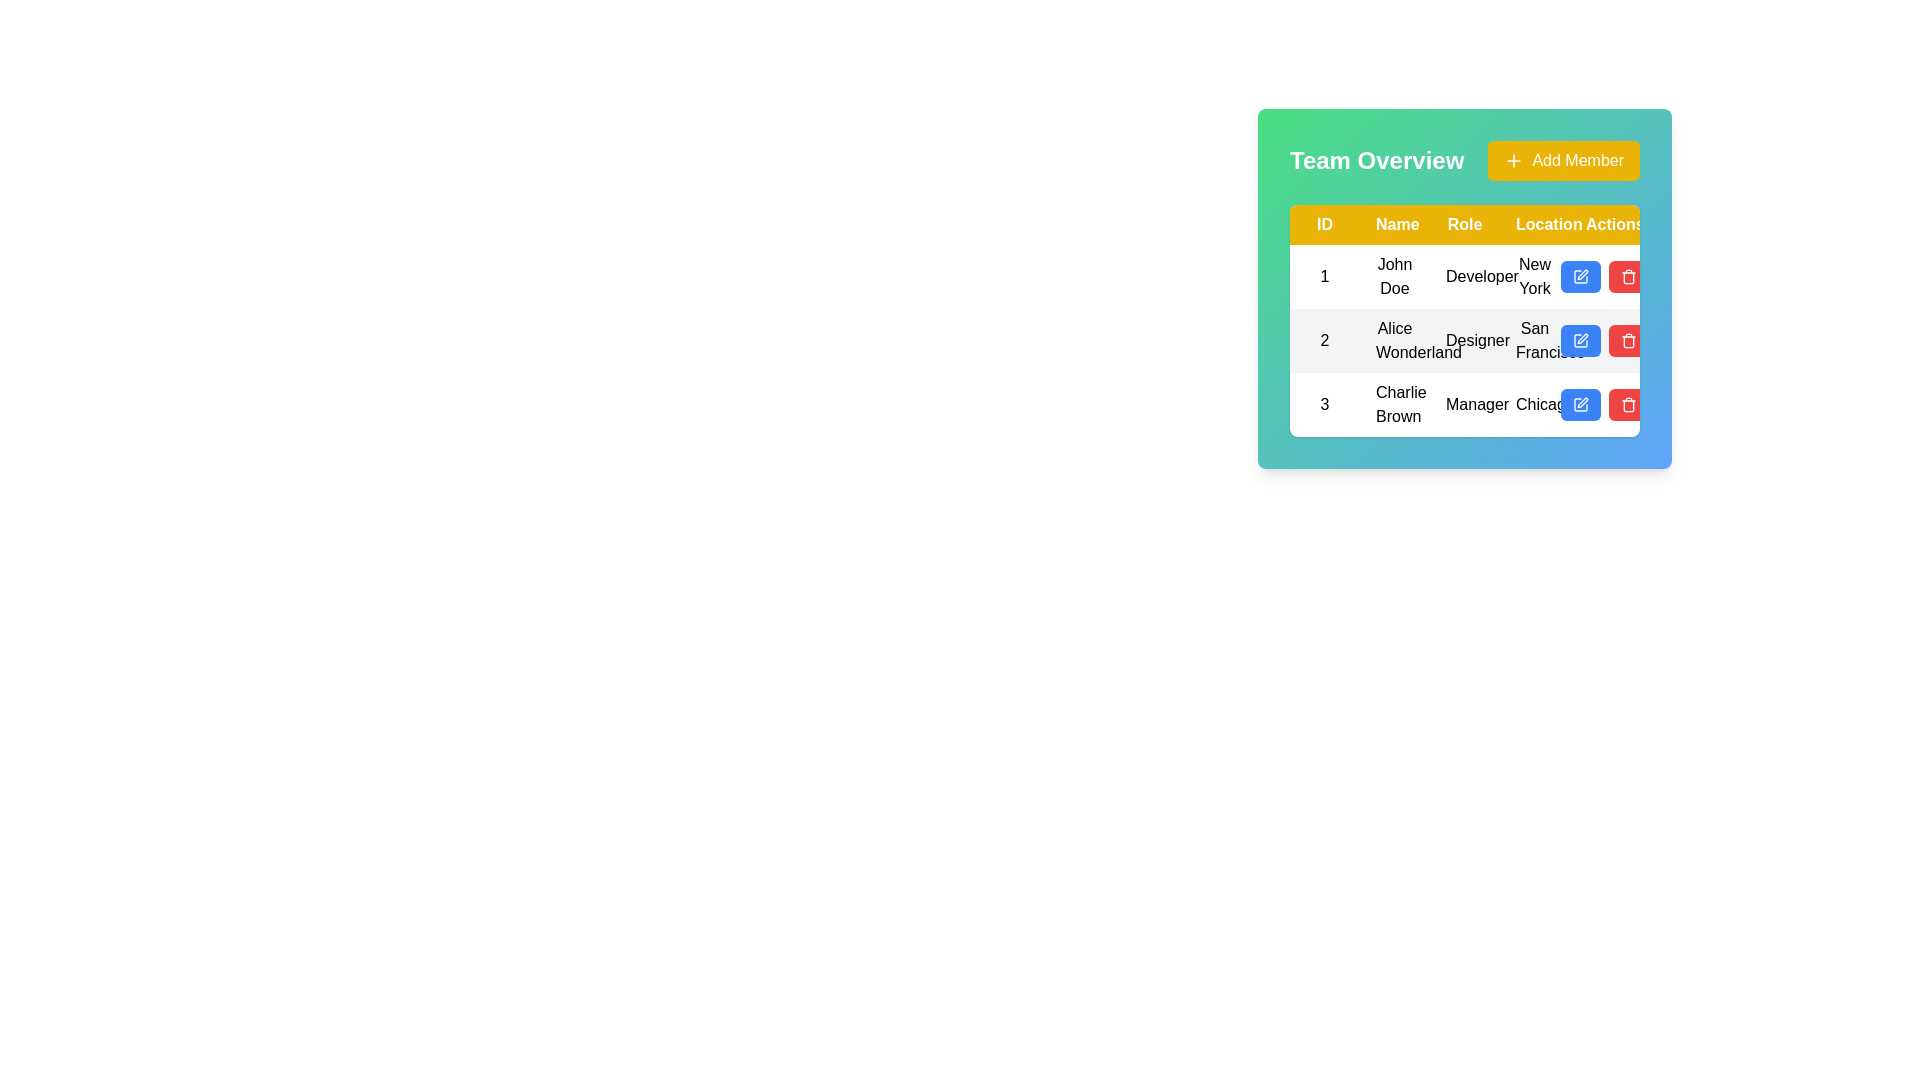 The image size is (1920, 1080). Describe the element at coordinates (1628, 339) in the screenshot. I see `the delete icon button (trash bin) in the 'Actions' column of the second row in the 'Team Overview' table` at that location.